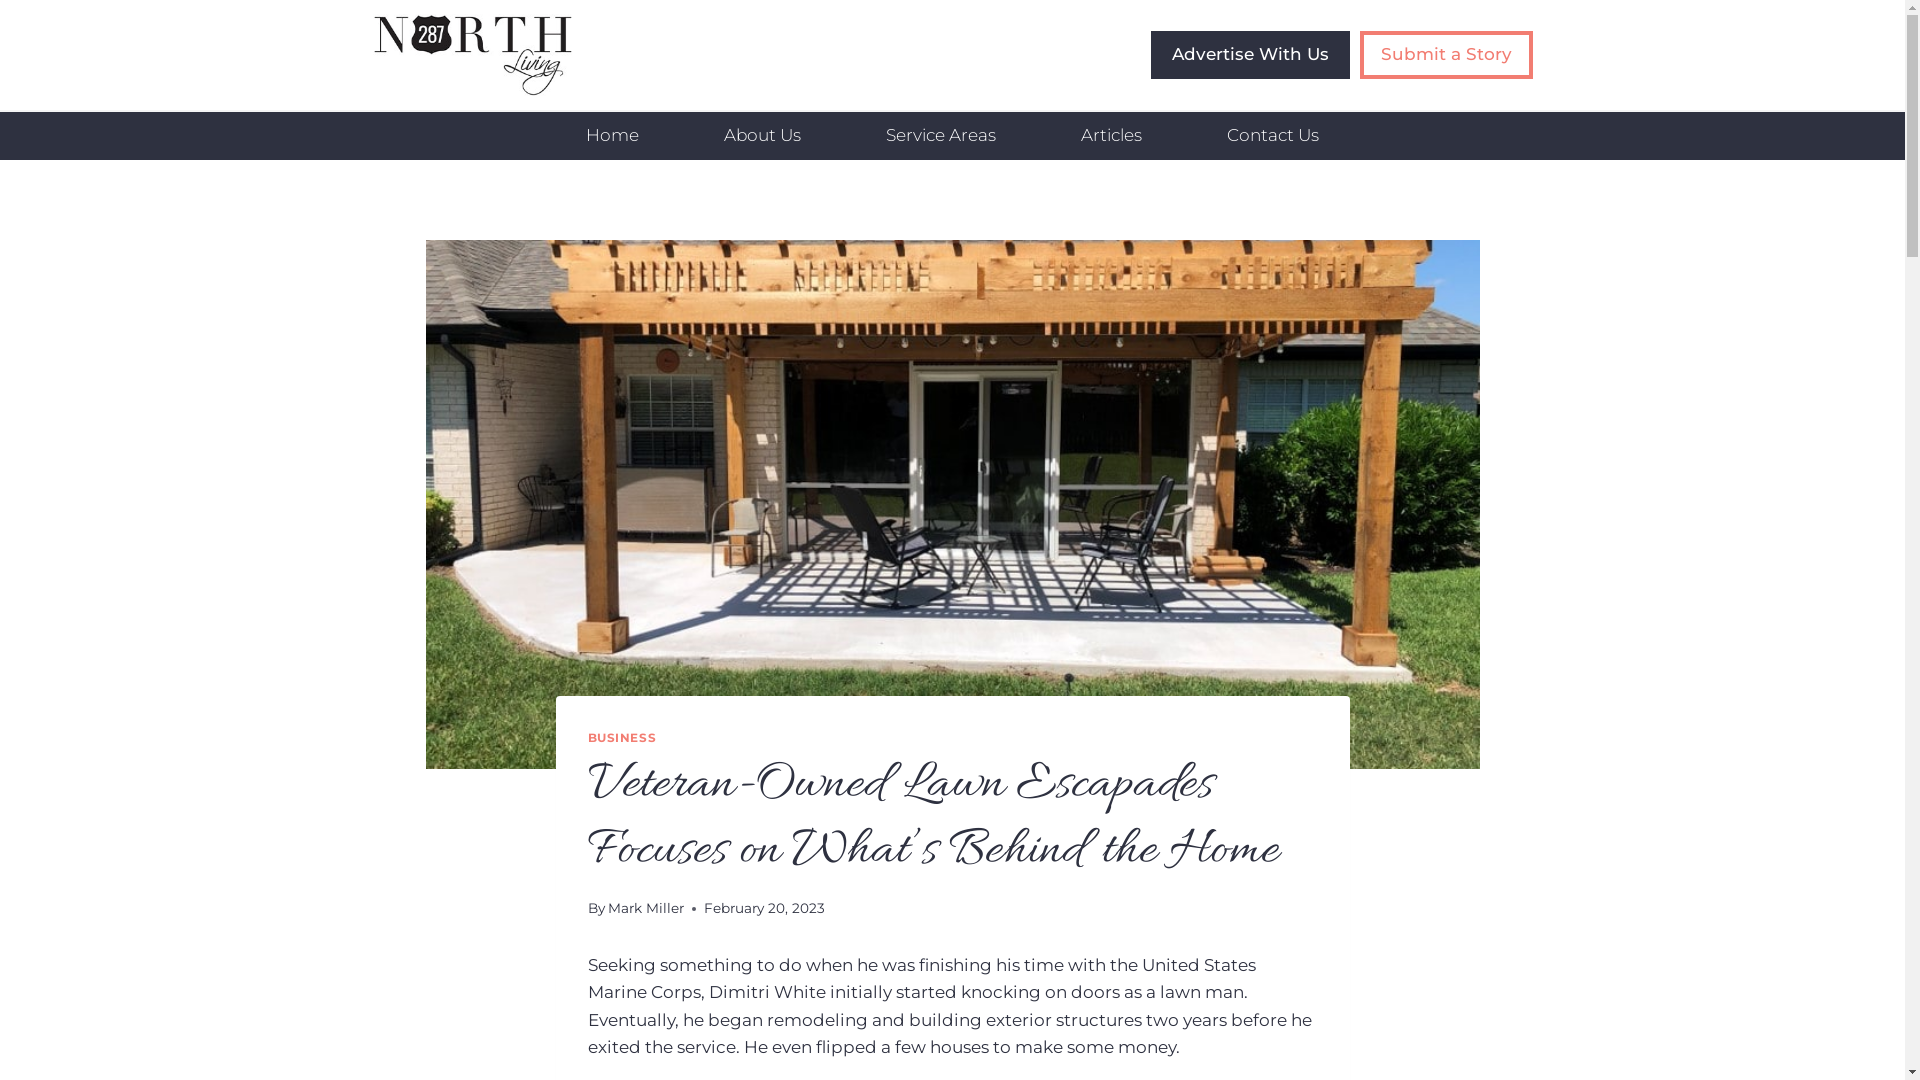 This screenshot has height=1080, width=1920. I want to click on 'Home', so click(612, 135).